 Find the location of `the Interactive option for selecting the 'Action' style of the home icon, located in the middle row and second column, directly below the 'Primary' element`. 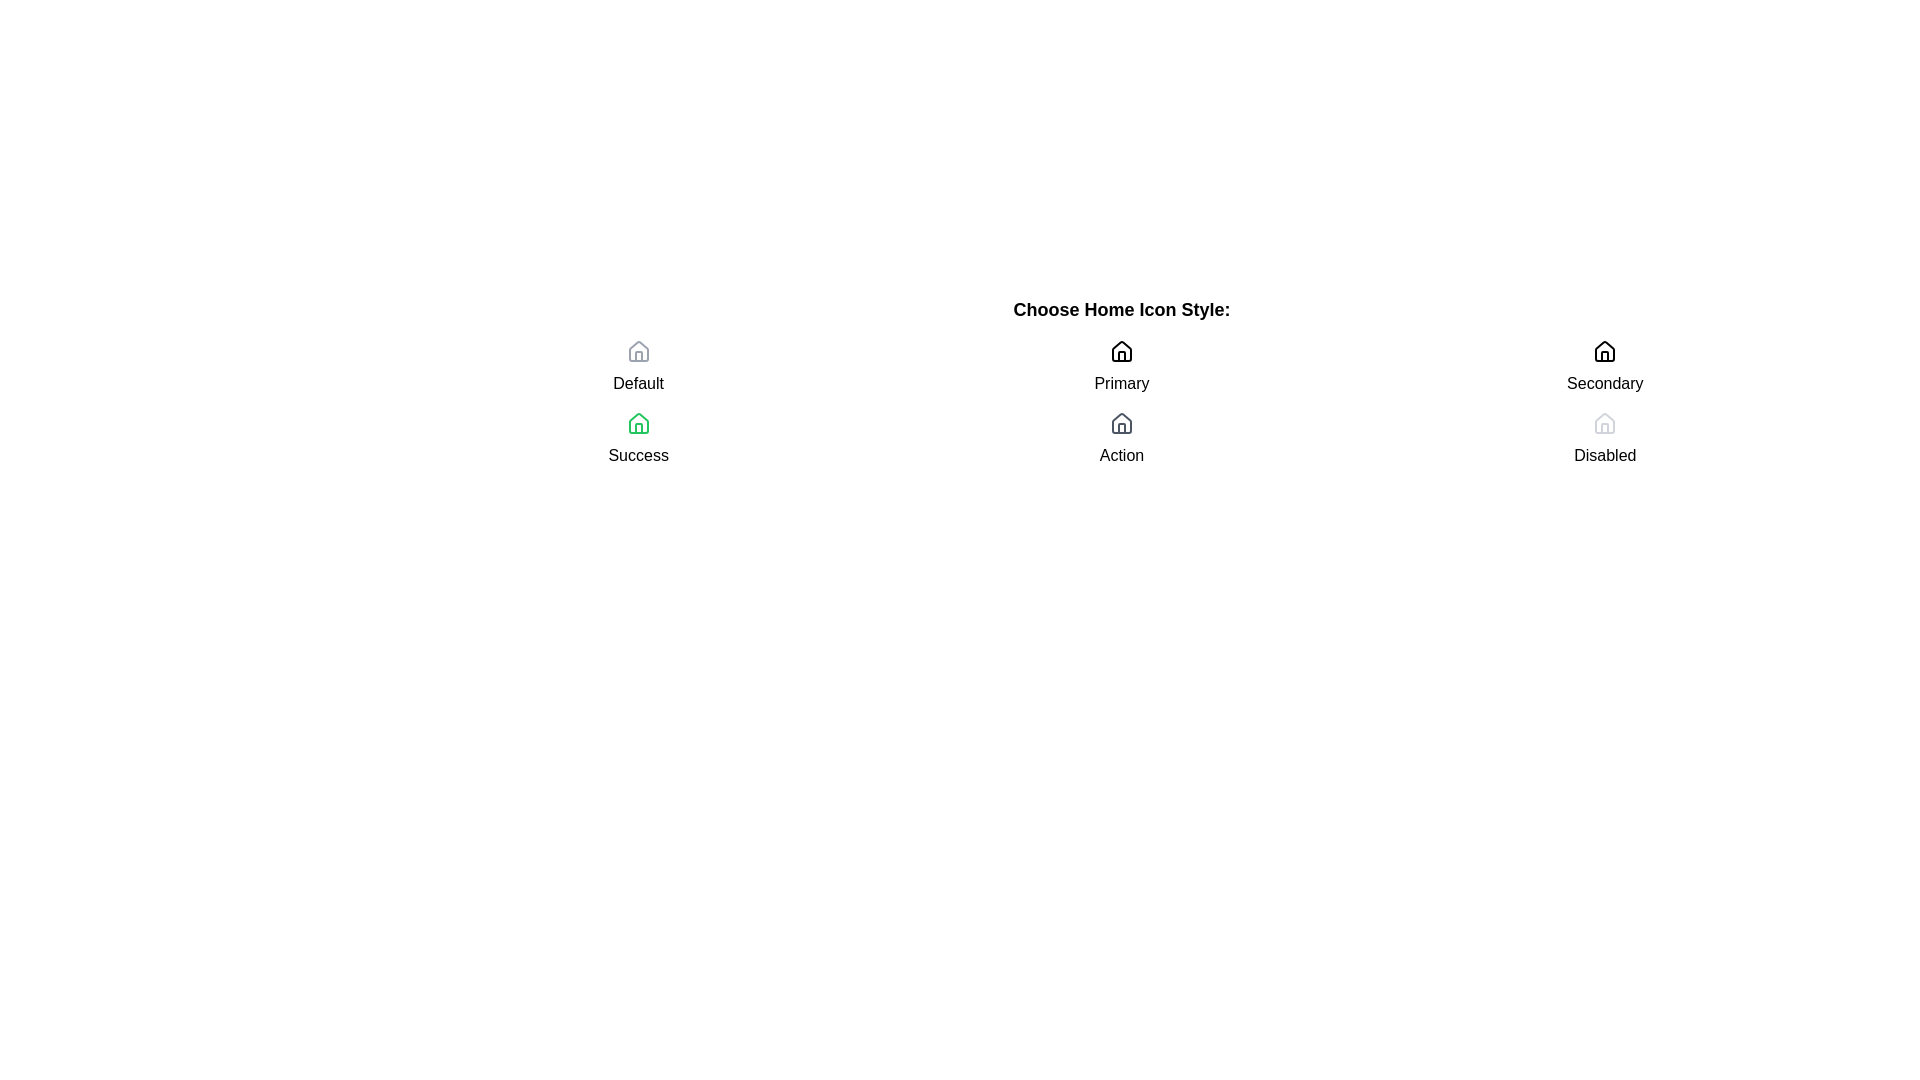

the Interactive option for selecting the 'Action' style of the home icon, located in the middle row and second column, directly below the 'Primary' element is located at coordinates (1122, 438).